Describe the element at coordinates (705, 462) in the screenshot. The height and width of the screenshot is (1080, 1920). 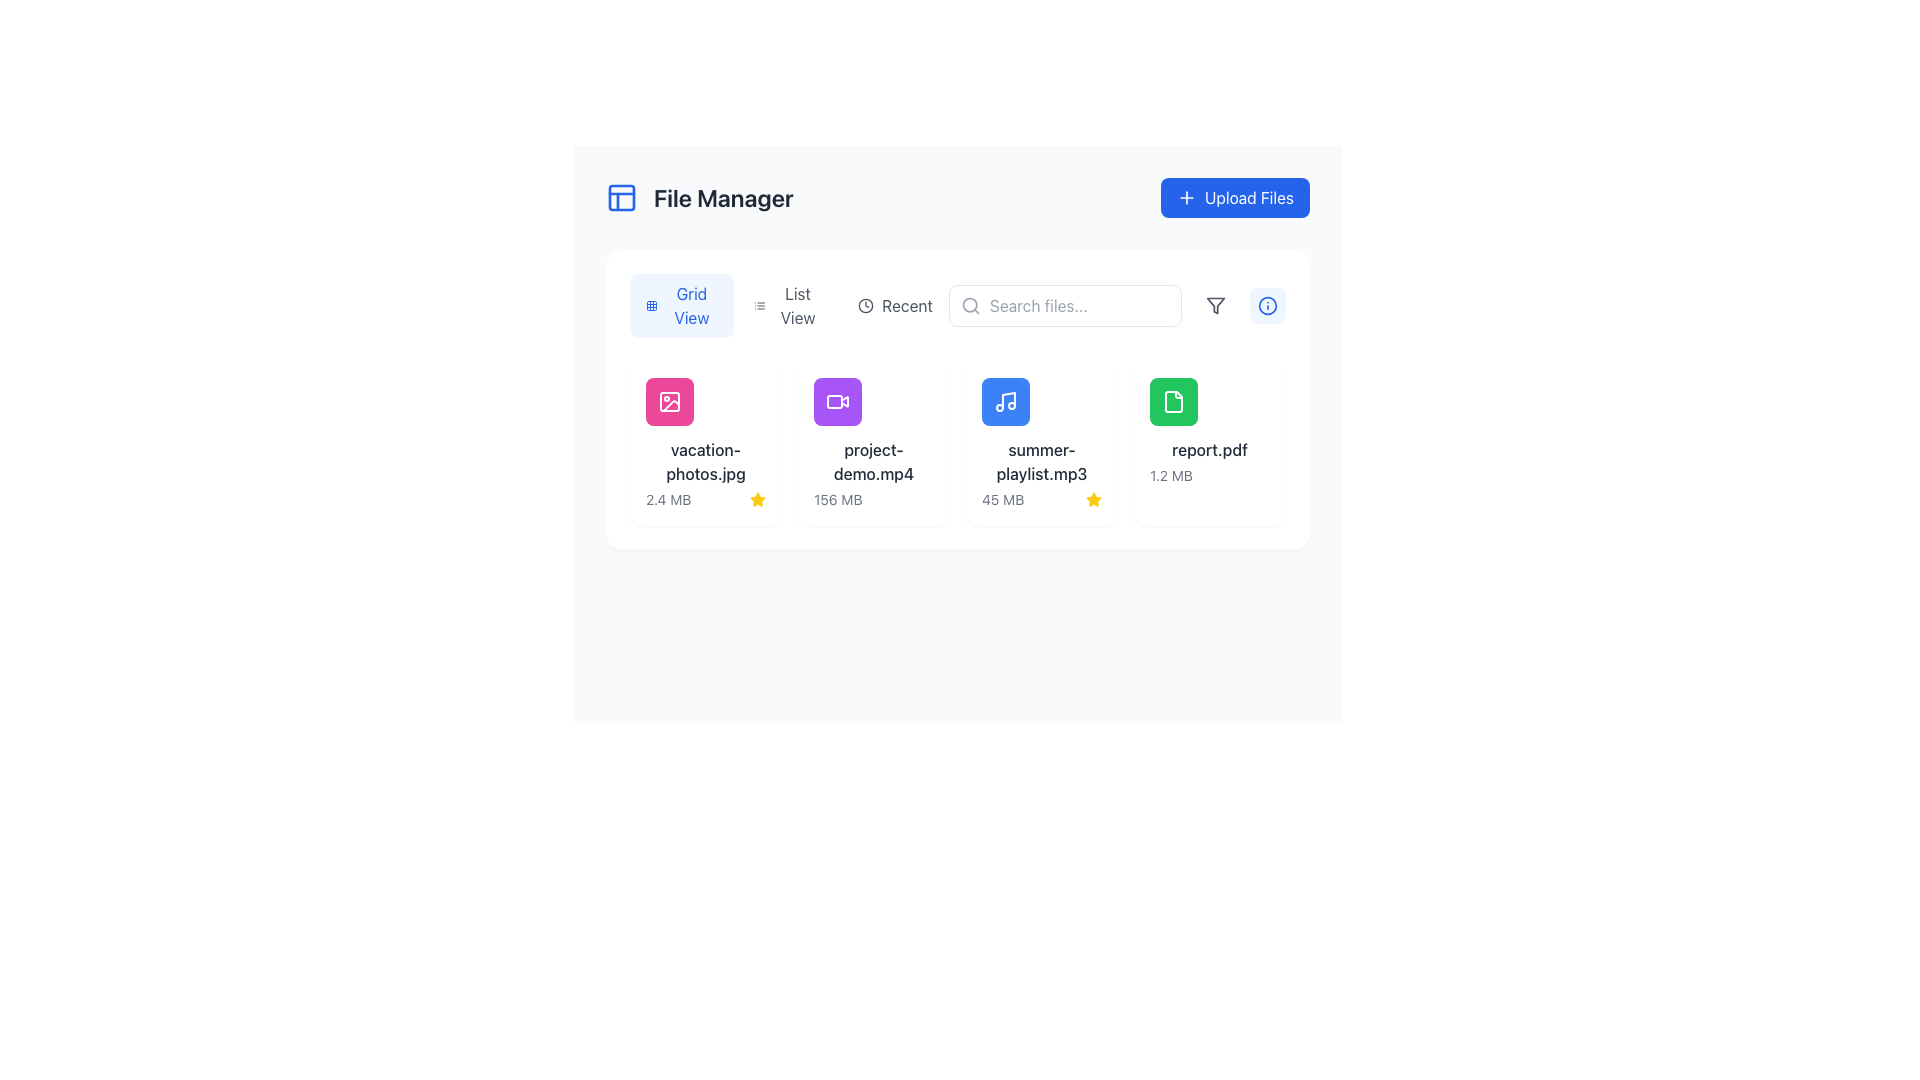
I see `the textual label displaying the filename 'vacation-photos.jpg'` at that location.